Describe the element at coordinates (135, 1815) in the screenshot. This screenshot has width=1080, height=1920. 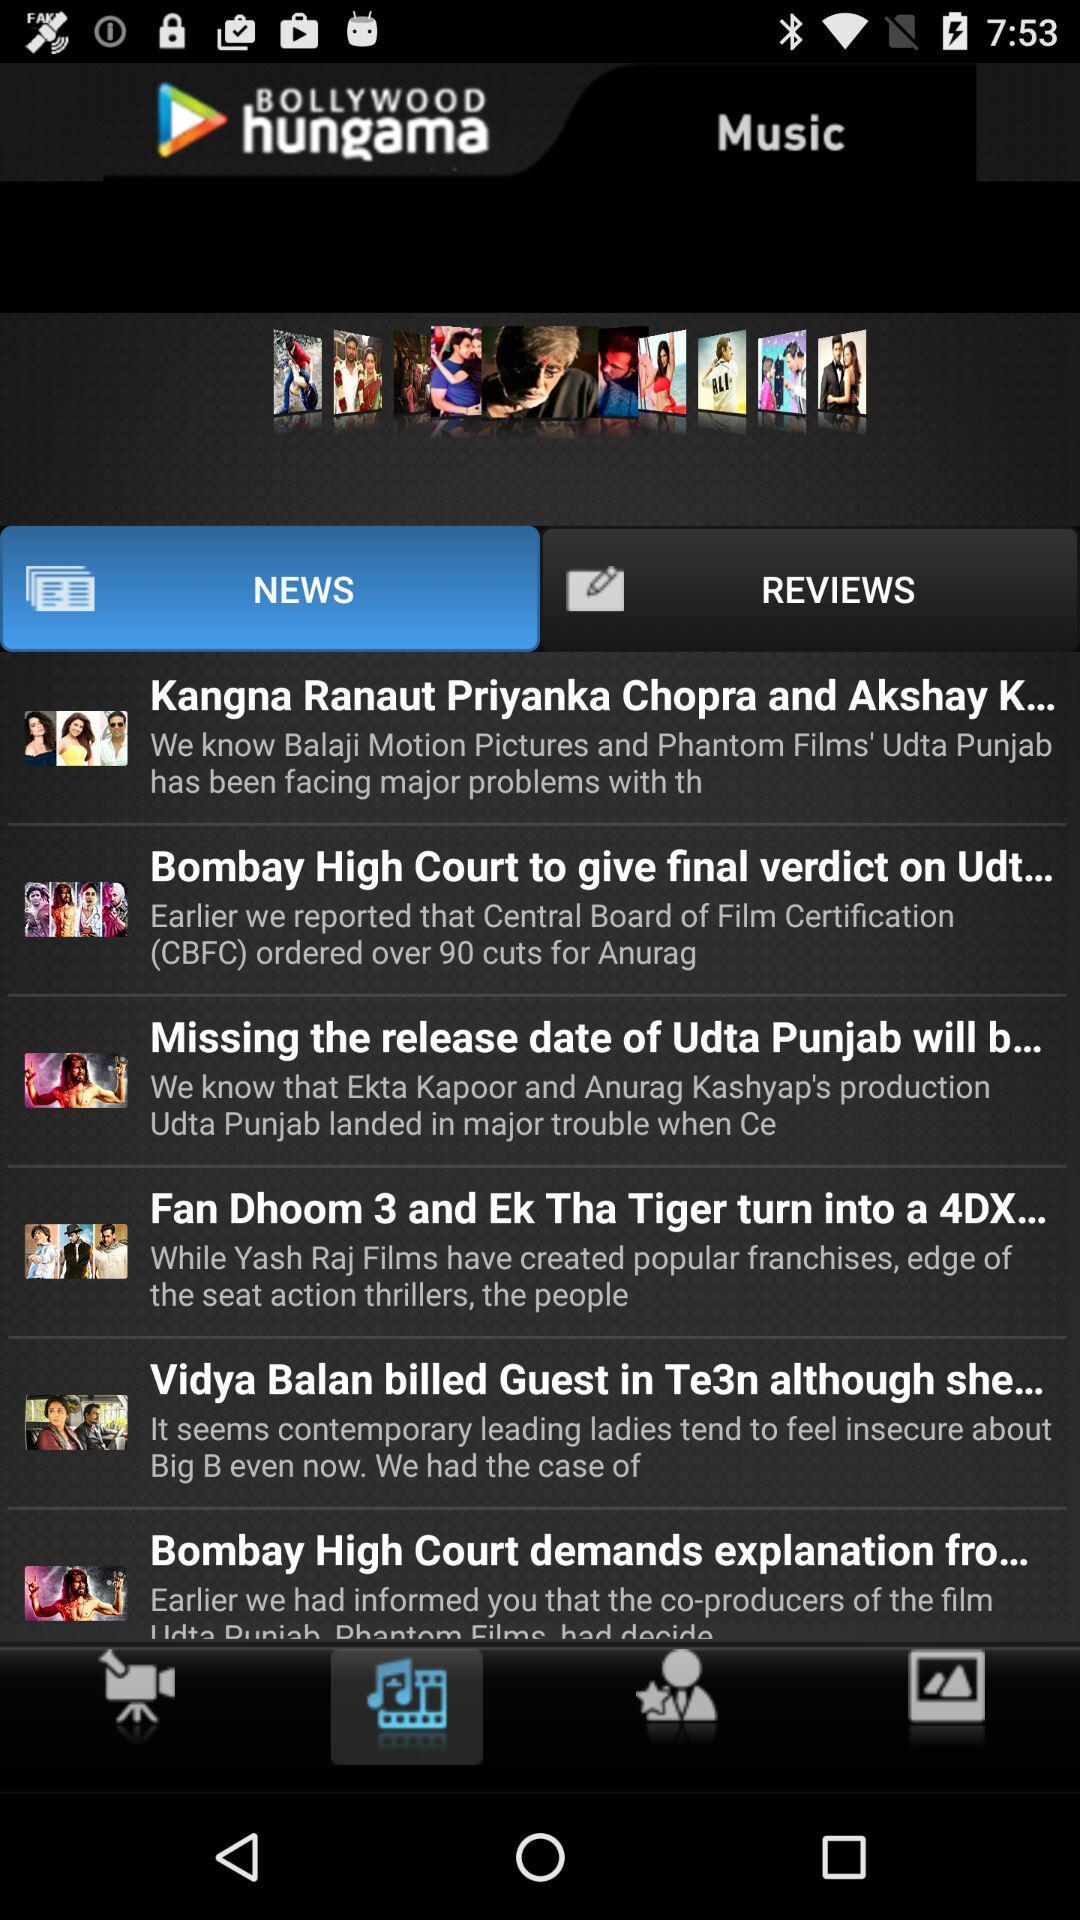
I see `the skip_next icon` at that location.